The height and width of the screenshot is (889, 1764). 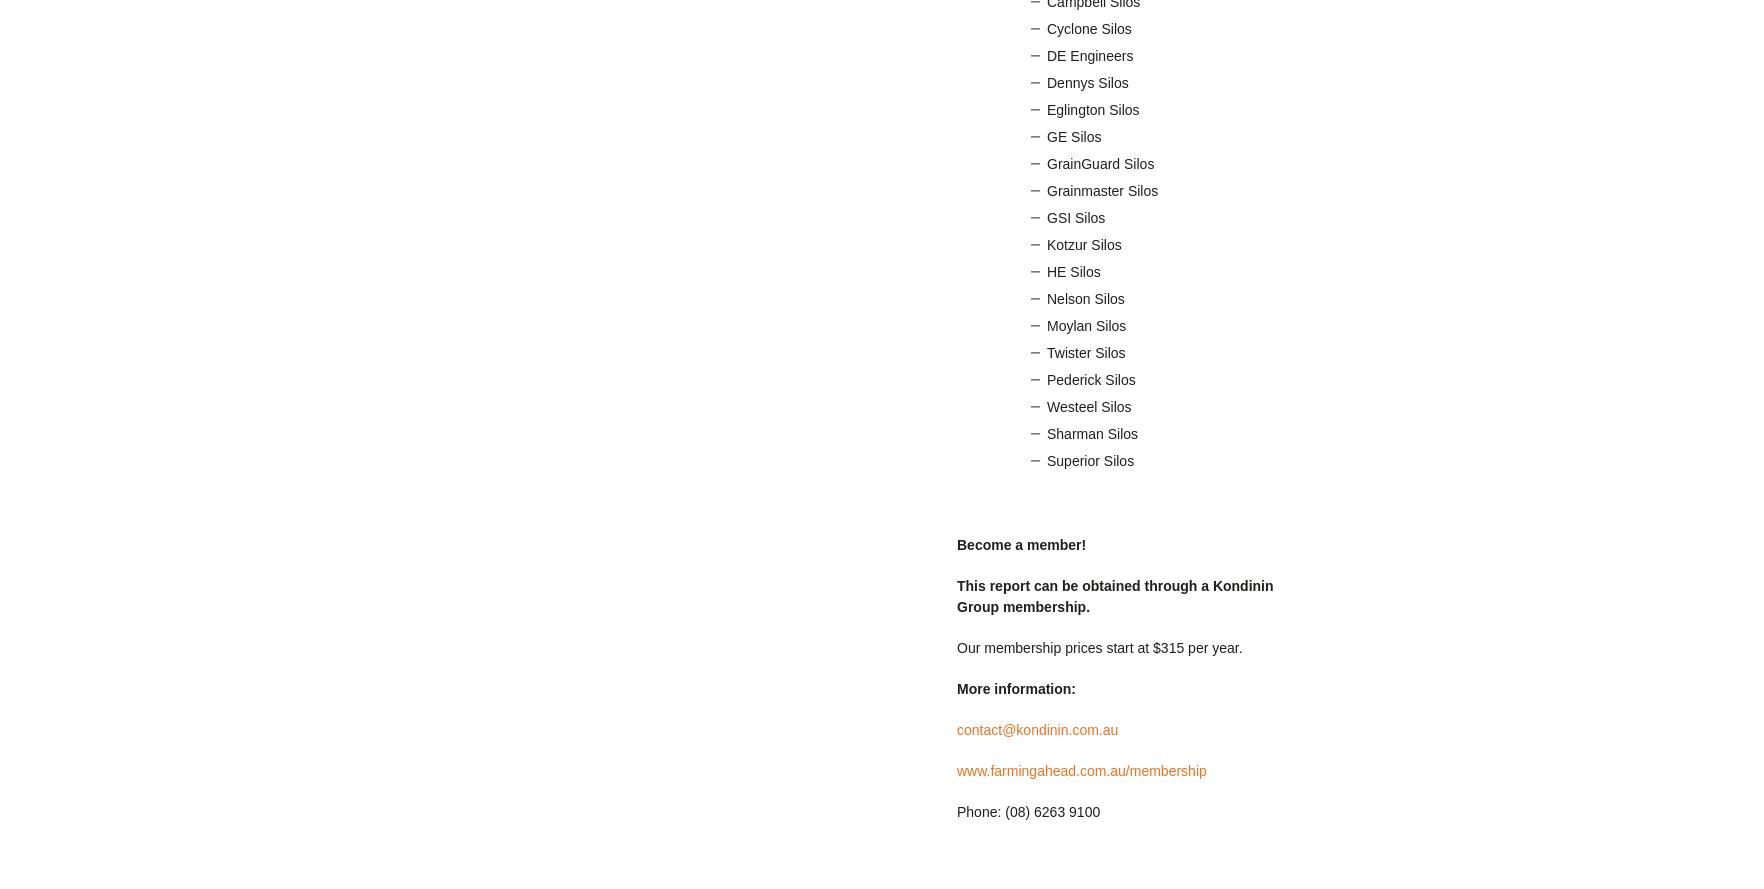 What do you see at coordinates (1046, 164) in the screenshot?
I see `'GrainGuard Silos'` at bounding box center [1046, 164].